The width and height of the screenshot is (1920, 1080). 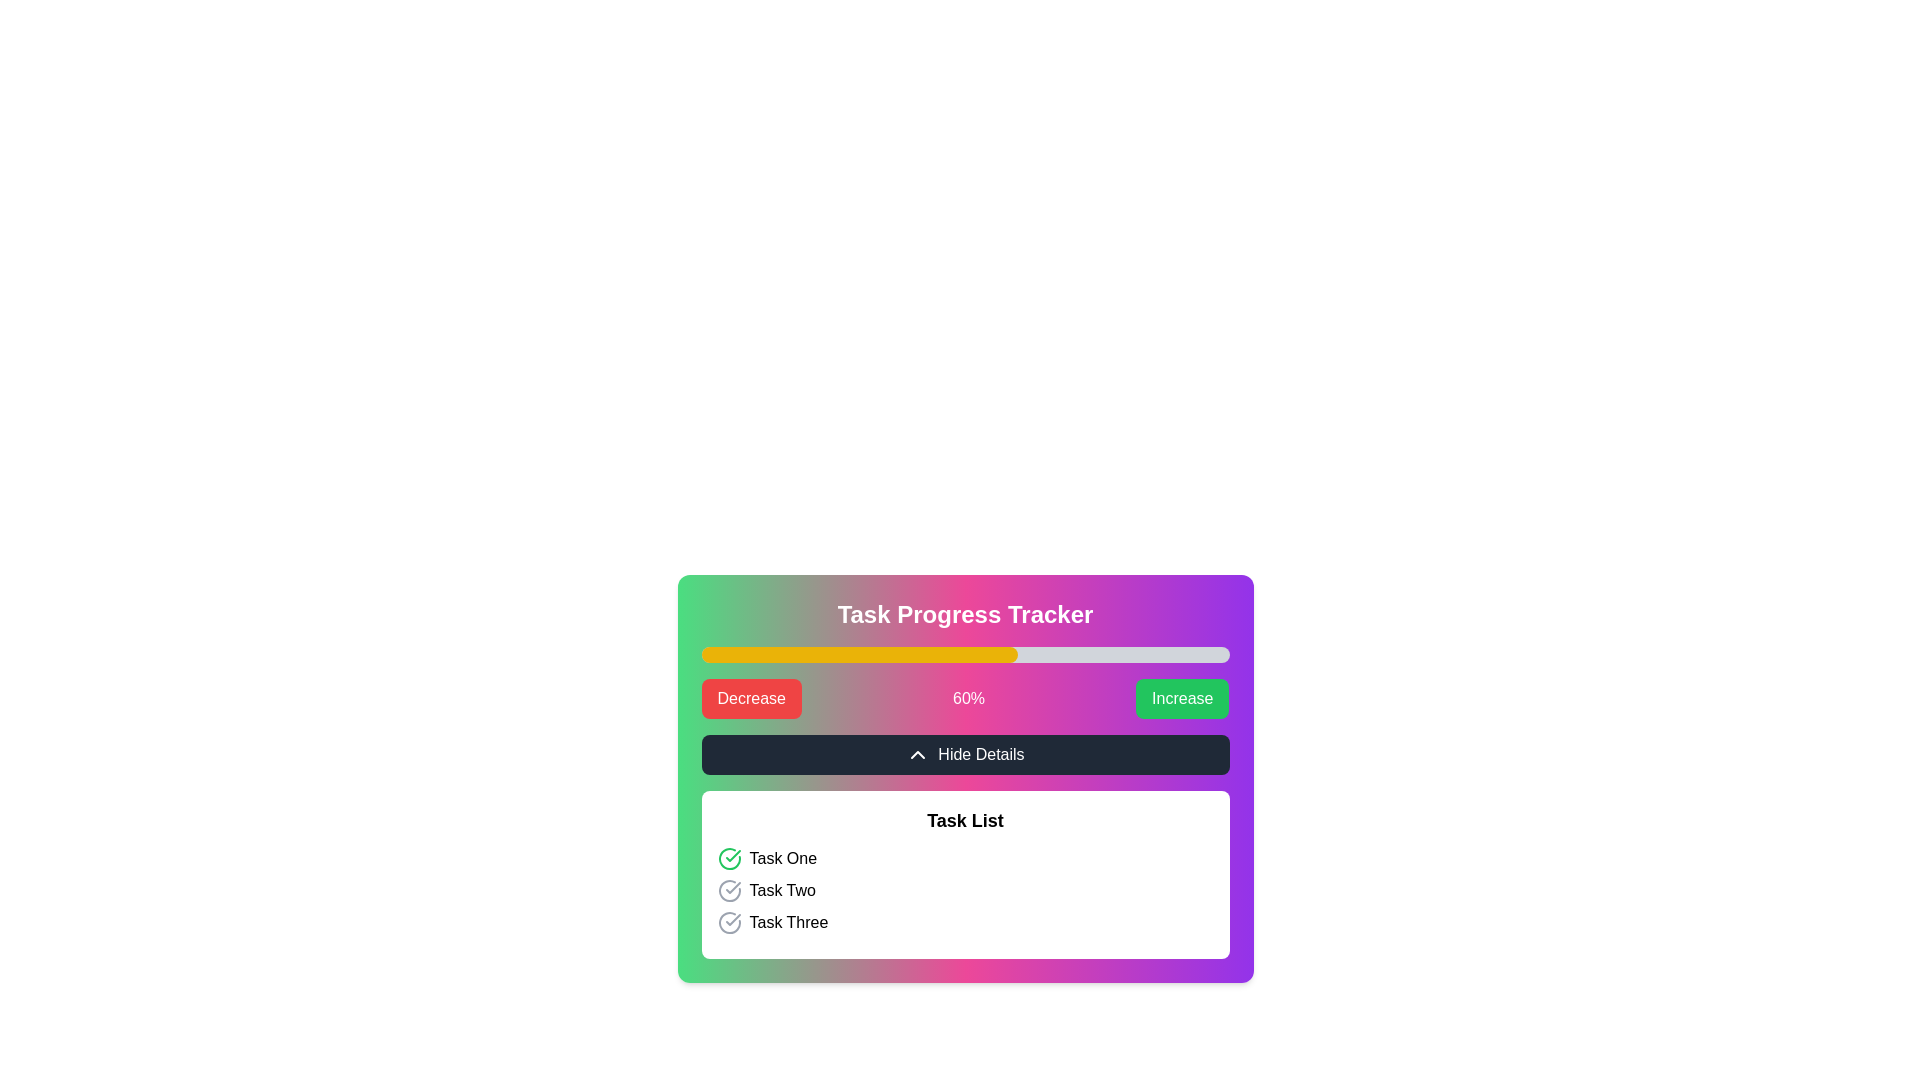 I want to click on the Icon indicator associated with 'Task Three' in the 'Task List' to change its state from incomplete or pending, so click(x=728, y=922).